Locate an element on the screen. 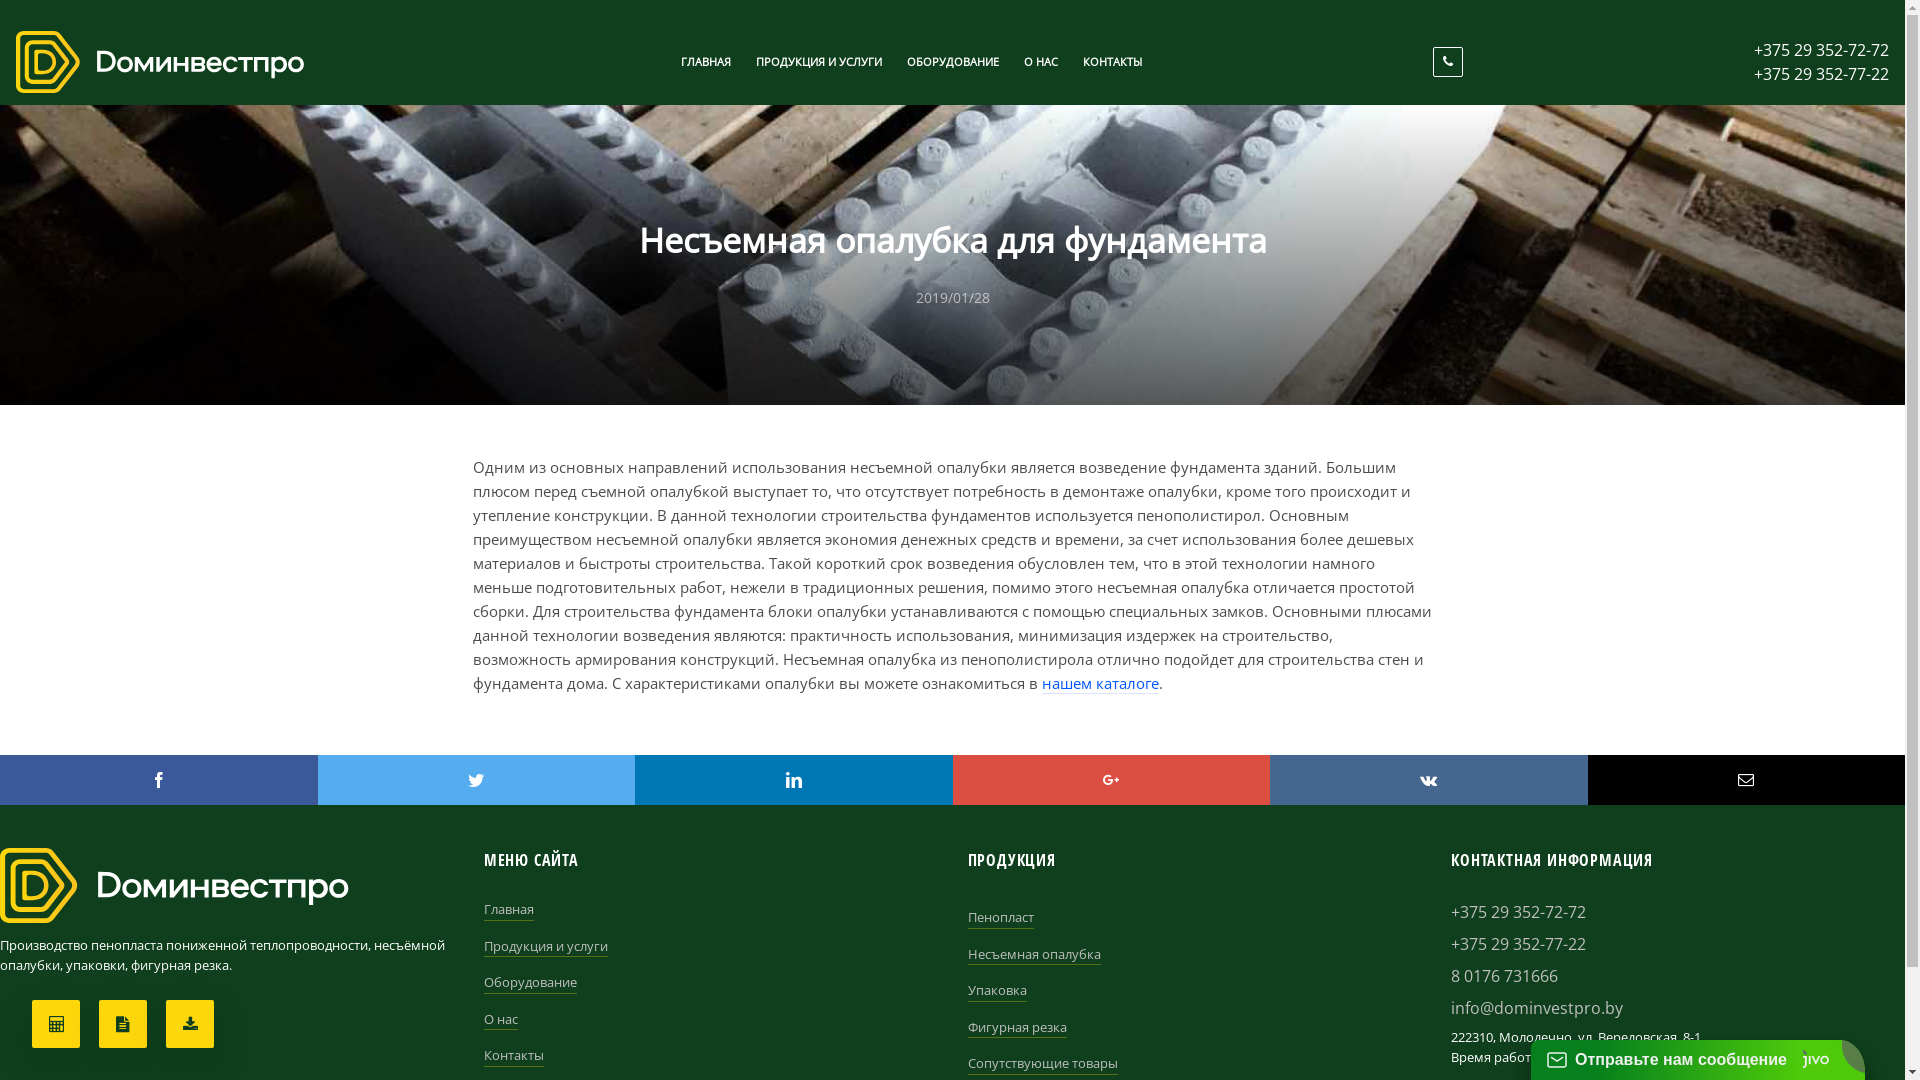 The height and width of the screenshot is (1080, 1920). 'Email' is located at coordinates (1746, 778).